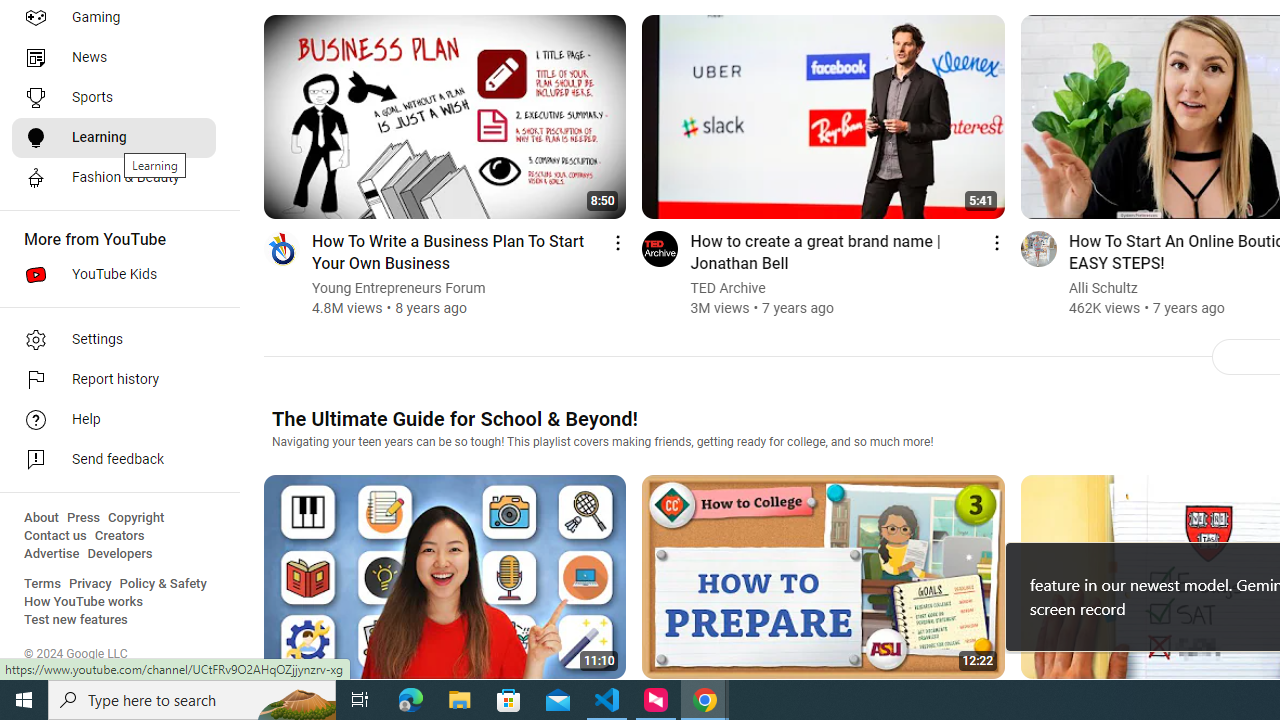 Image resolution: width=1280 pixels, height=720 pixels. What do you see at coordinates (82, 517) in the screenshot?
I see `'Press'` at bounding box center [82, 517].